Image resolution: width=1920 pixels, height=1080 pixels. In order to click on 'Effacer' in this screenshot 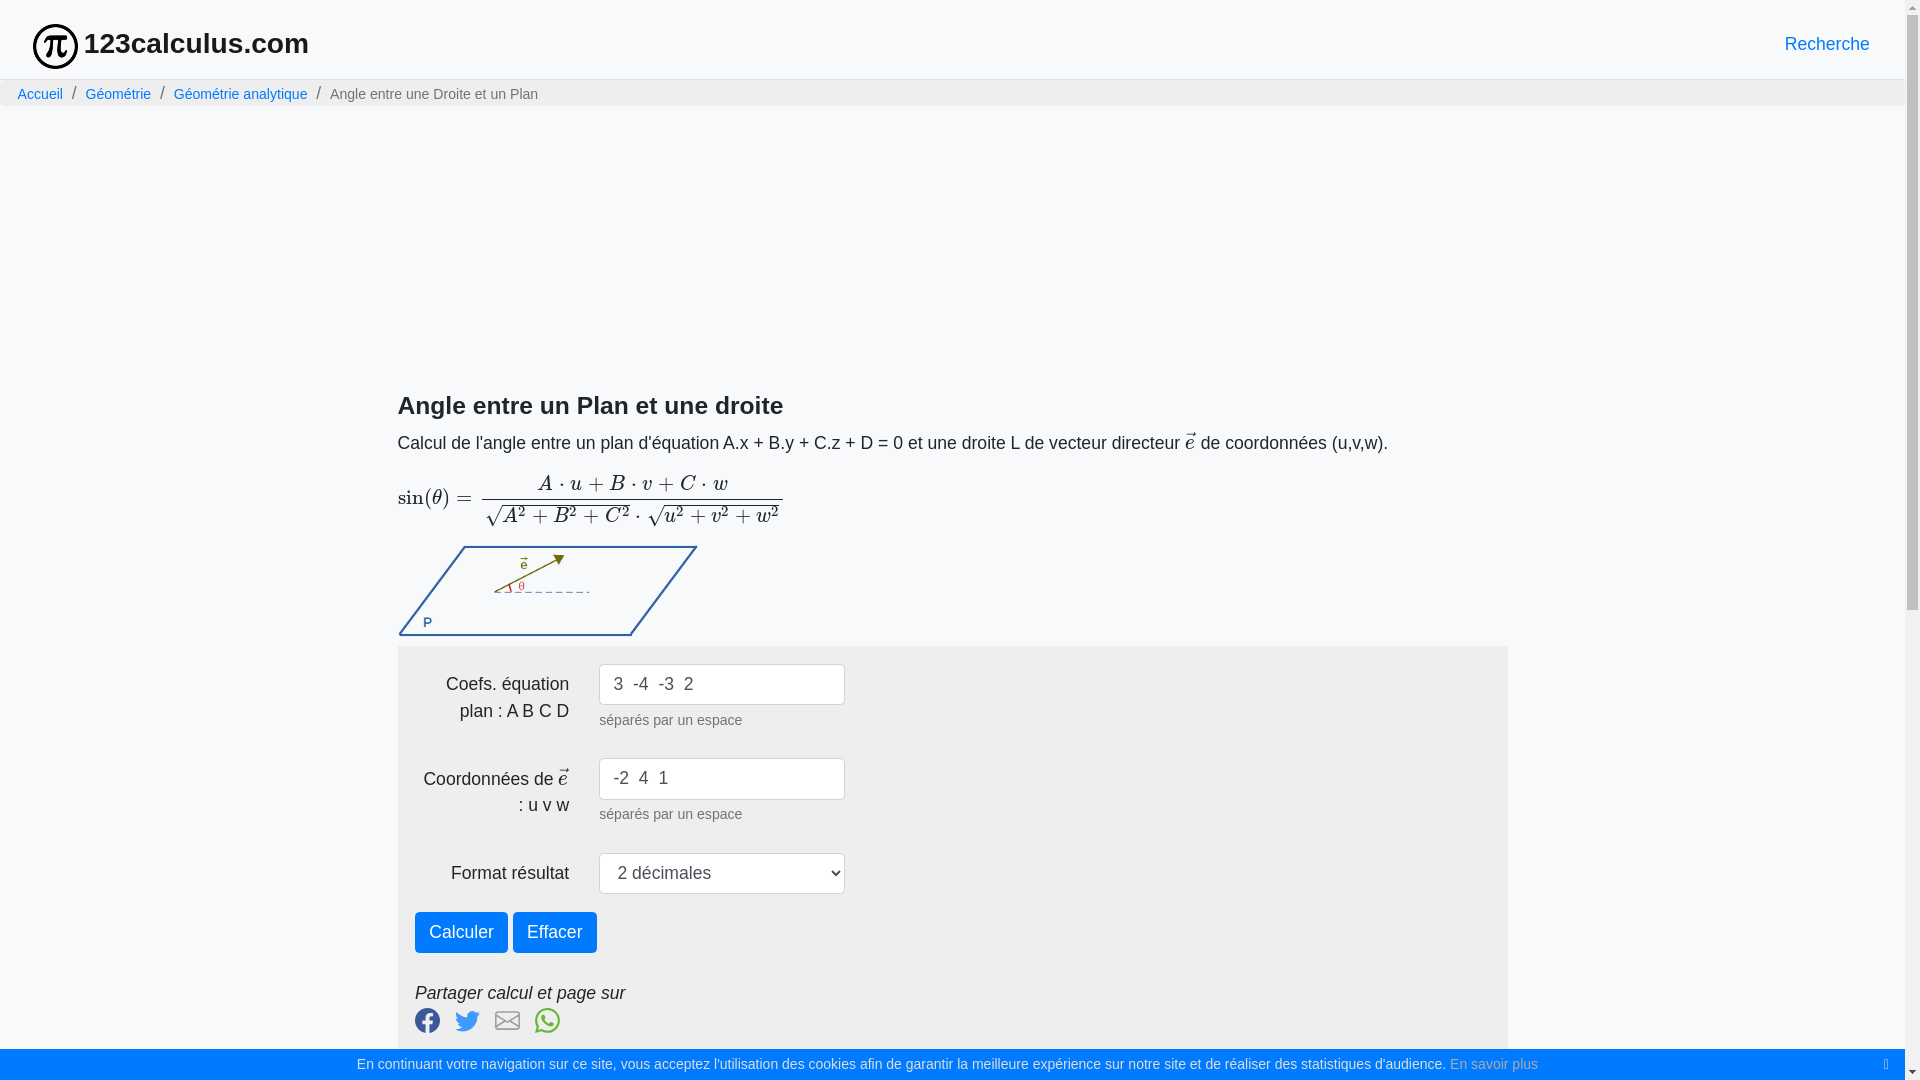, I will do `click(555, 933)`.